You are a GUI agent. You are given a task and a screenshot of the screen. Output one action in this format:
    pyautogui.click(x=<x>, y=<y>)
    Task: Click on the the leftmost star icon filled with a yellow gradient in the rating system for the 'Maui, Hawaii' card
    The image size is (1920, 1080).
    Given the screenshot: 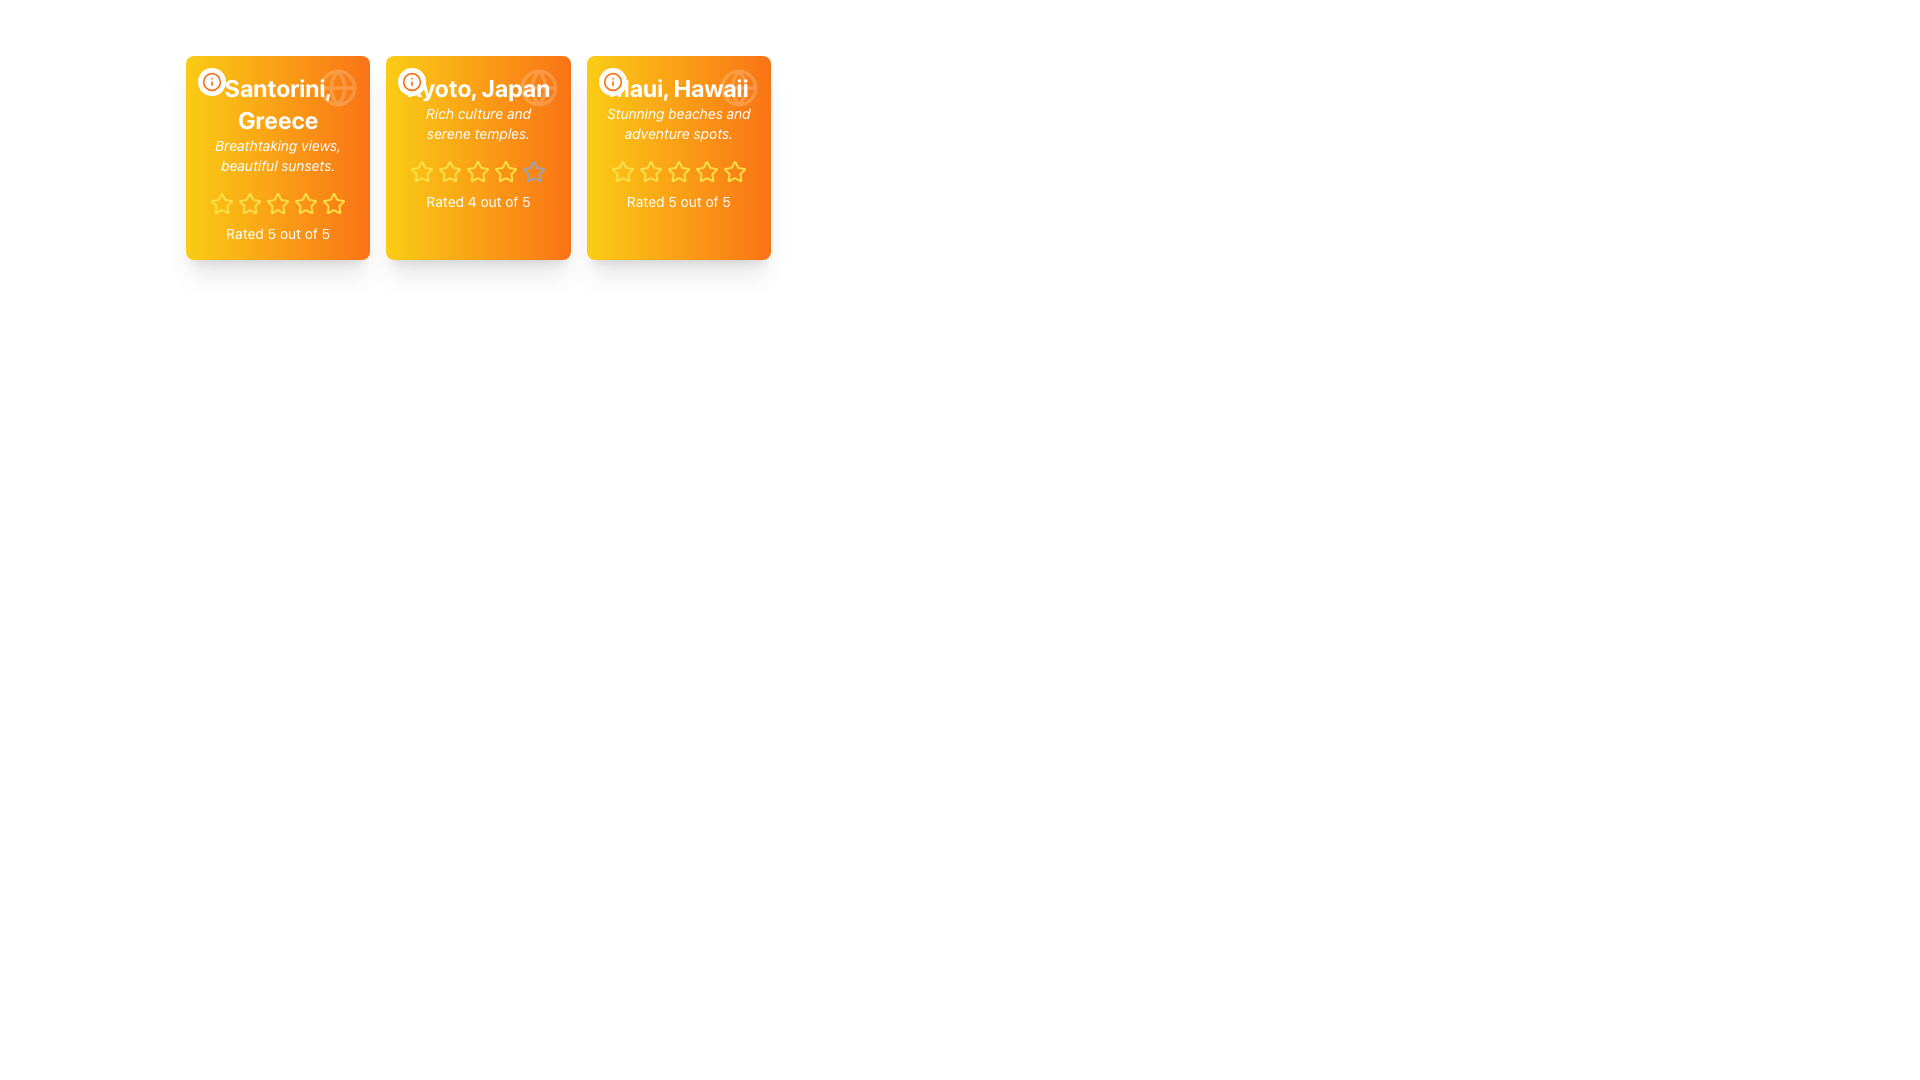 What is the action you would take?
    pyautogui.click(x=621, y=170)
    